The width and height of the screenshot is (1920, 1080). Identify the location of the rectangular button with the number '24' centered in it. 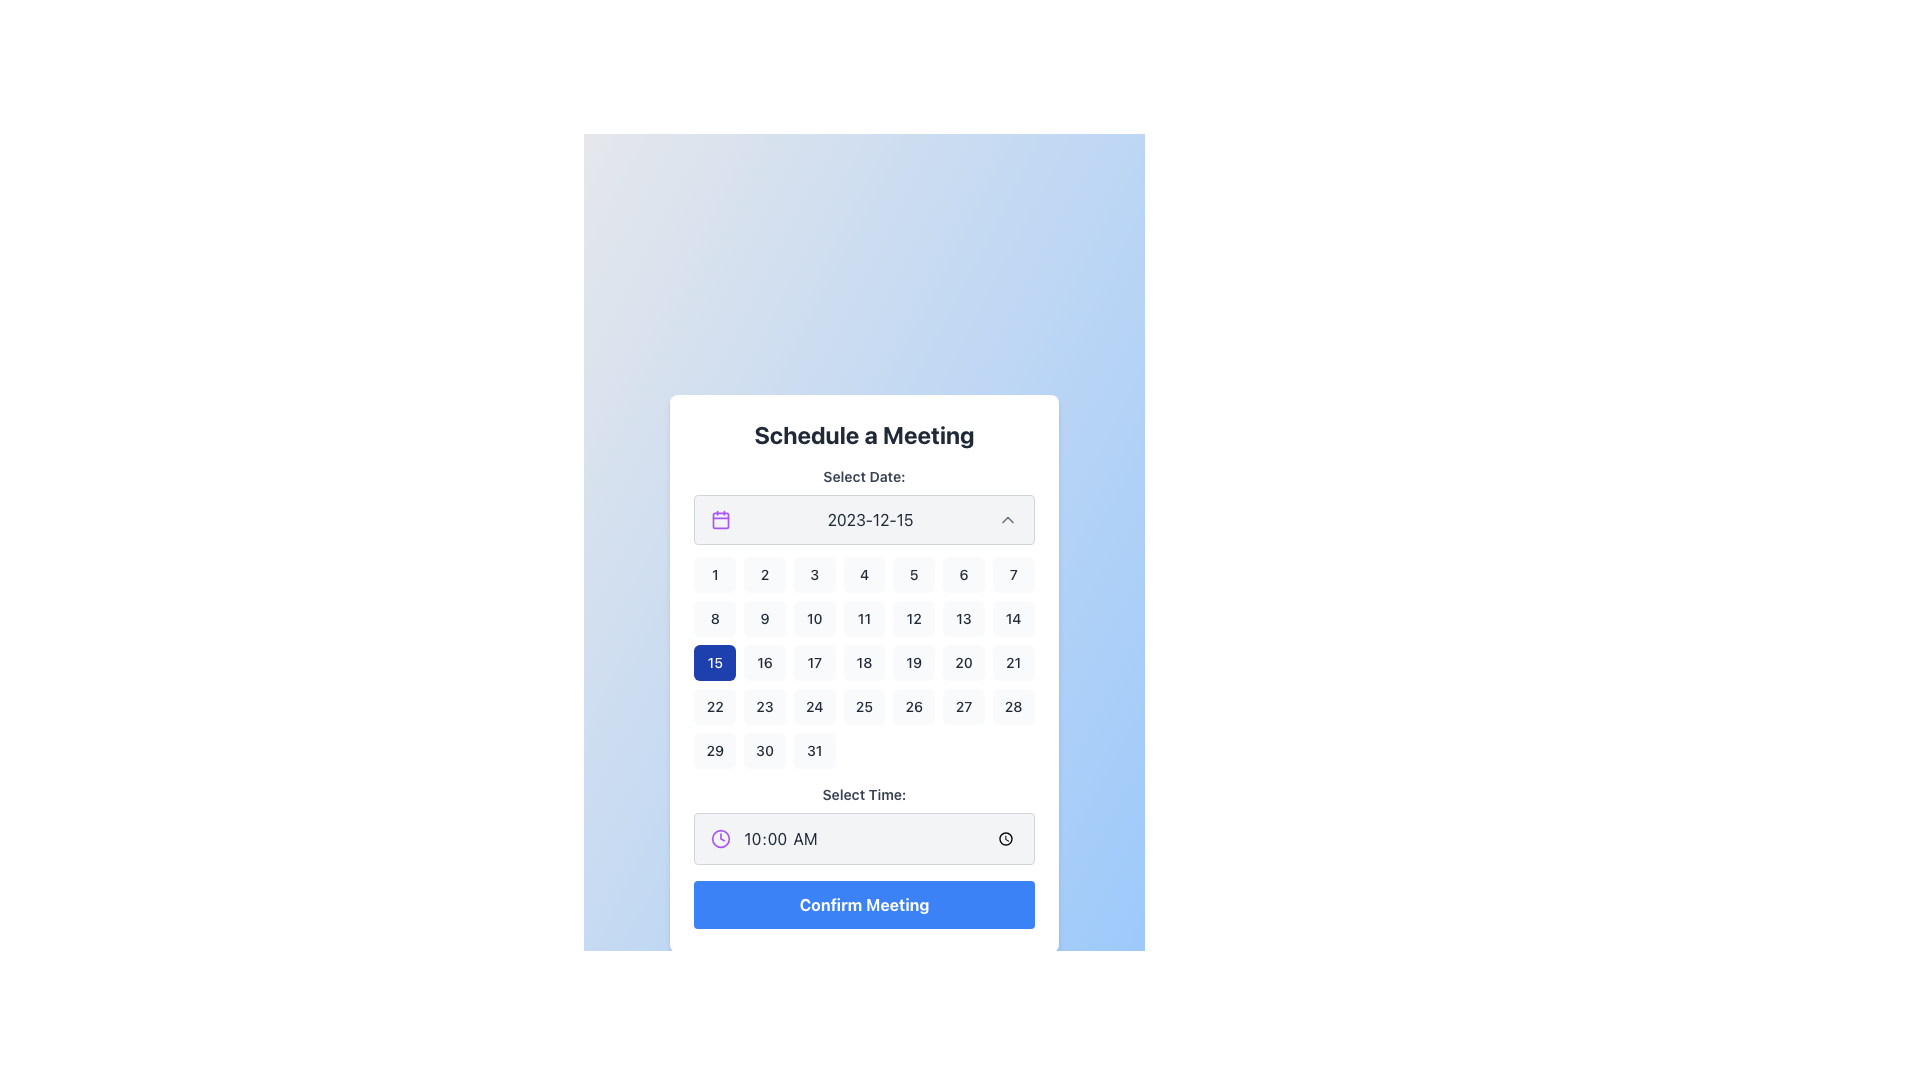
(814, 705).